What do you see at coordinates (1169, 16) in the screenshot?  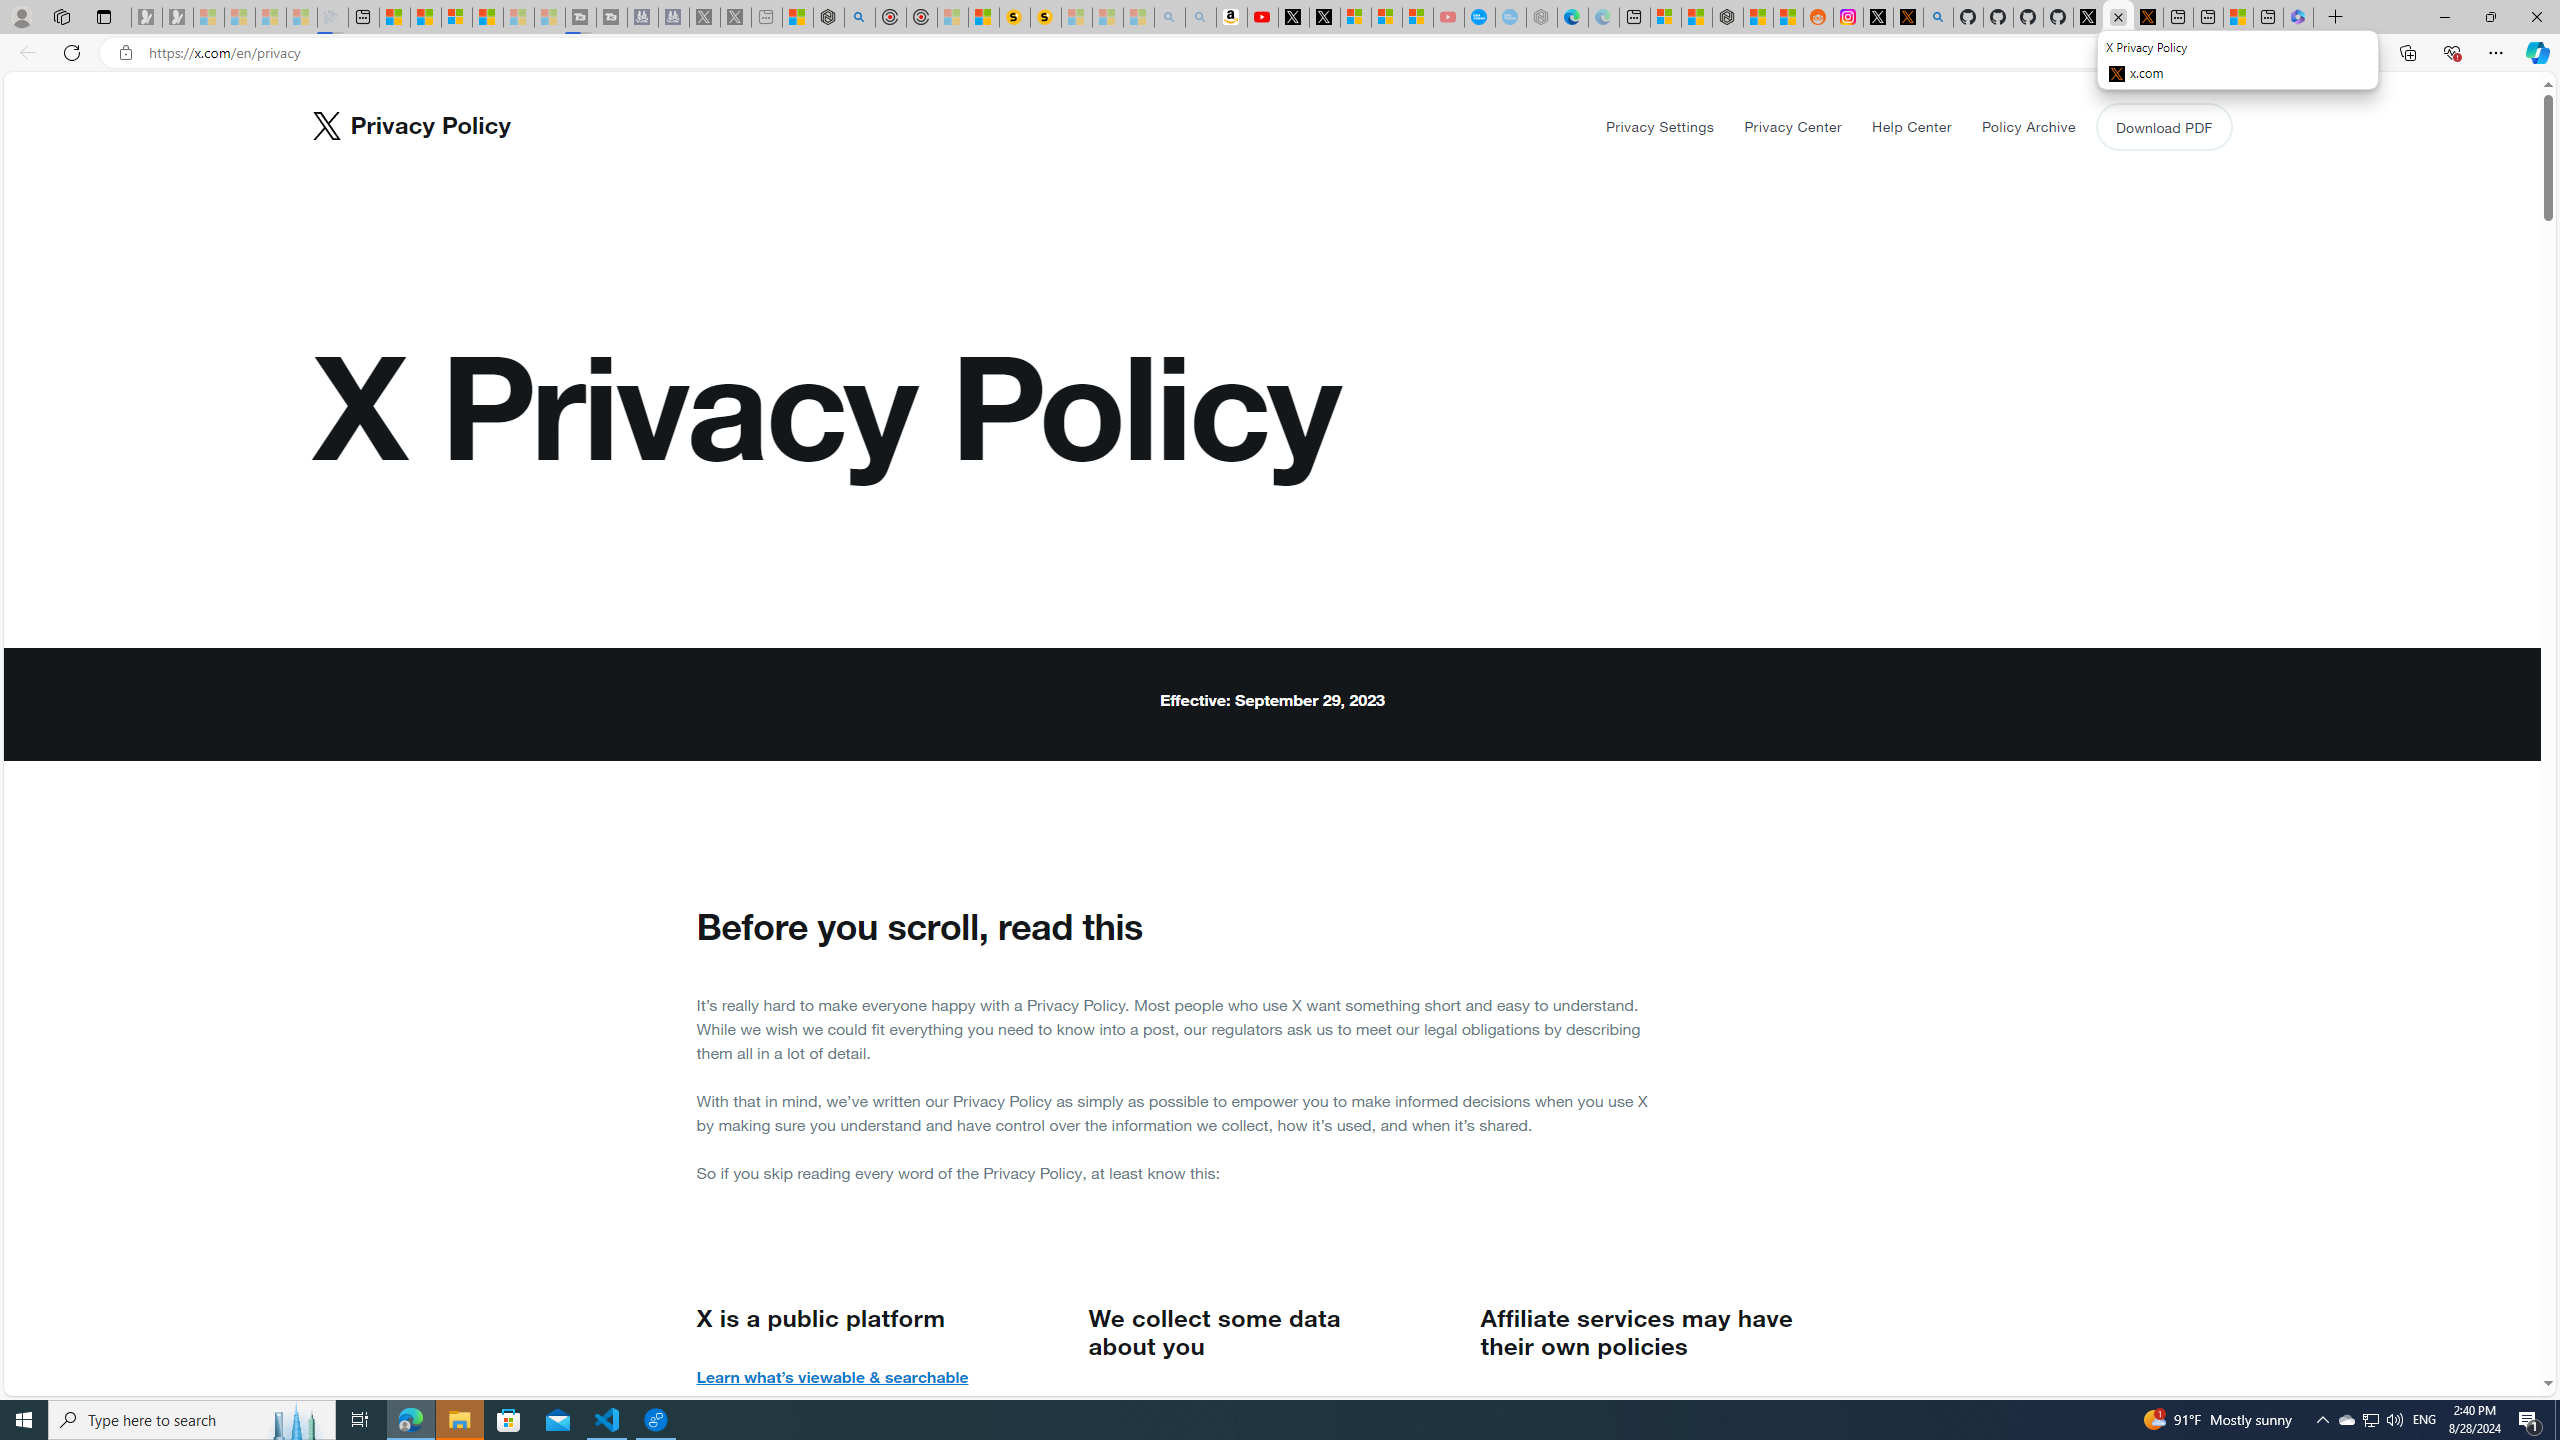 I see `'amazon - Search - Sleeping'` at bounding box center [1169, 16].